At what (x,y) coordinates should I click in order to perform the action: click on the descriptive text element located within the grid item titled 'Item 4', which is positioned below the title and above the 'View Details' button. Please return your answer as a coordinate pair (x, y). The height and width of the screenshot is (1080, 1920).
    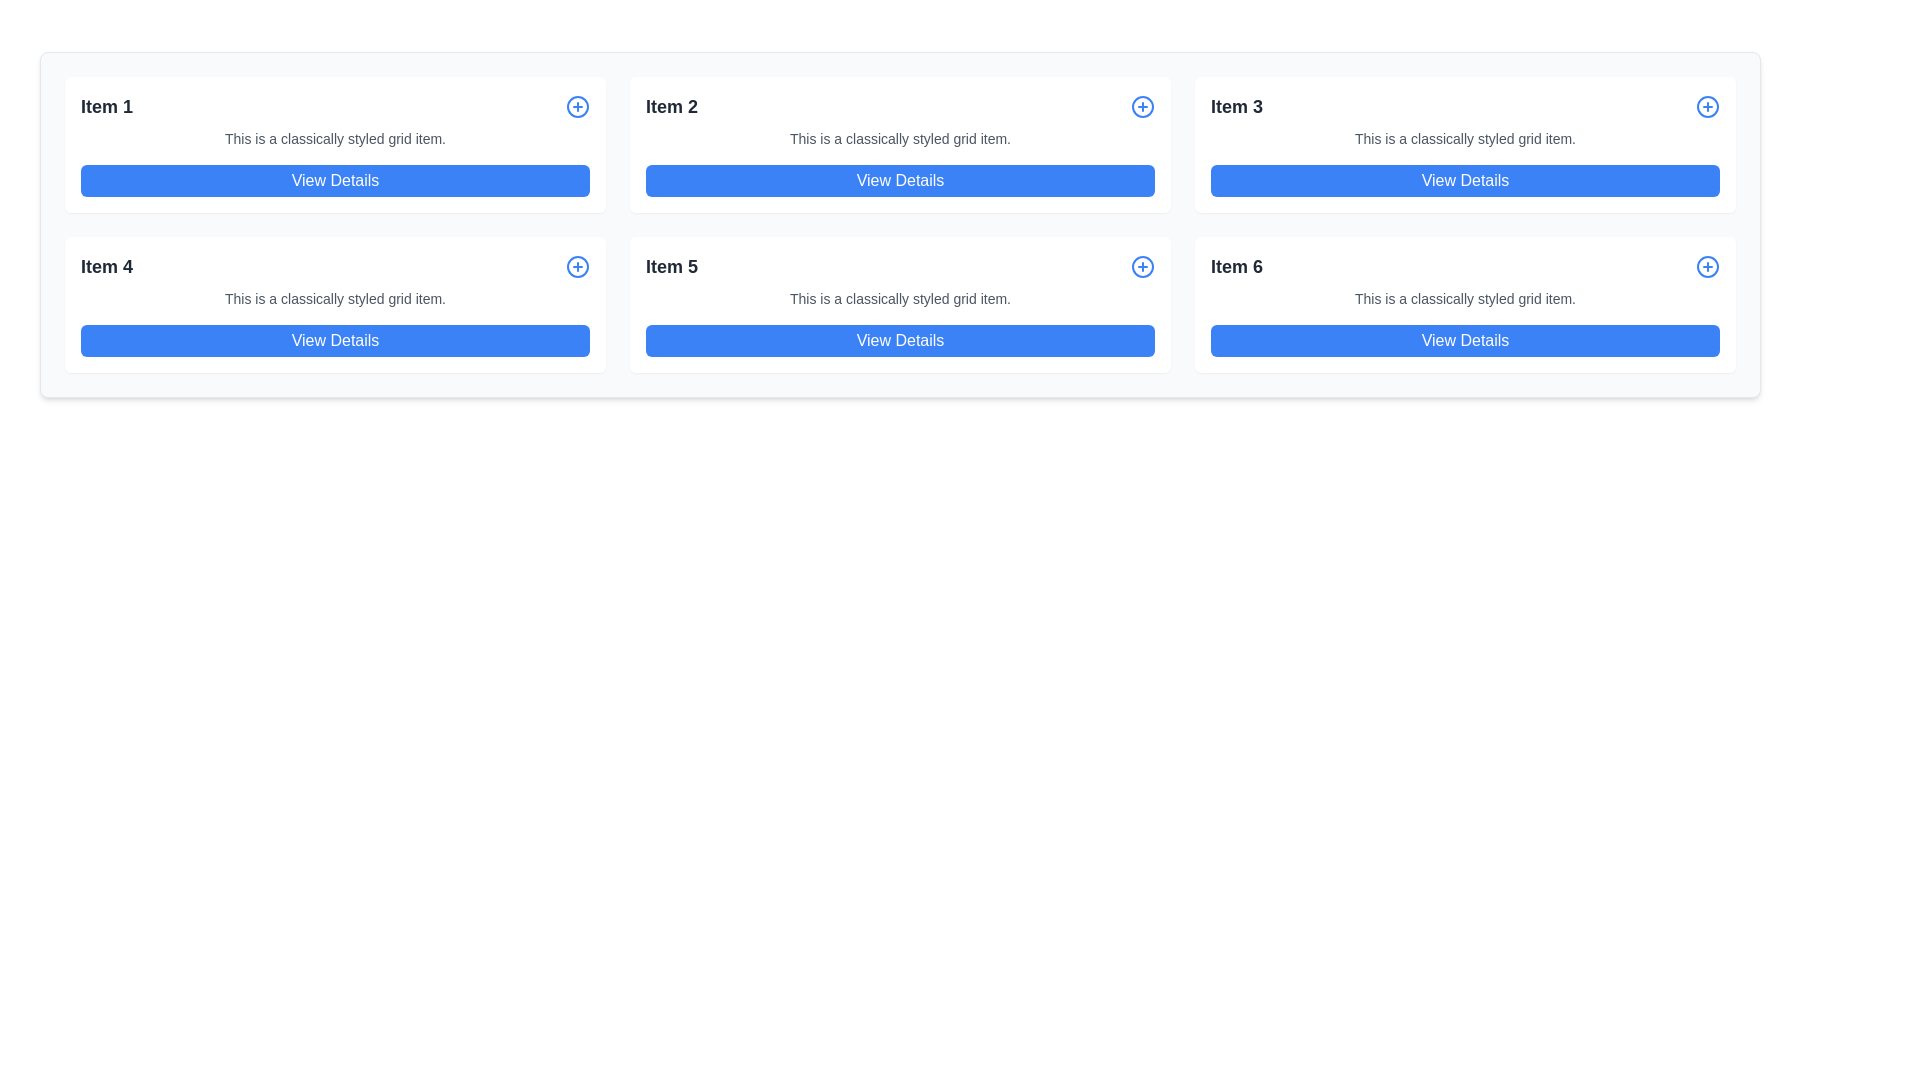
    Looking at the image, I should click on (335, 299).